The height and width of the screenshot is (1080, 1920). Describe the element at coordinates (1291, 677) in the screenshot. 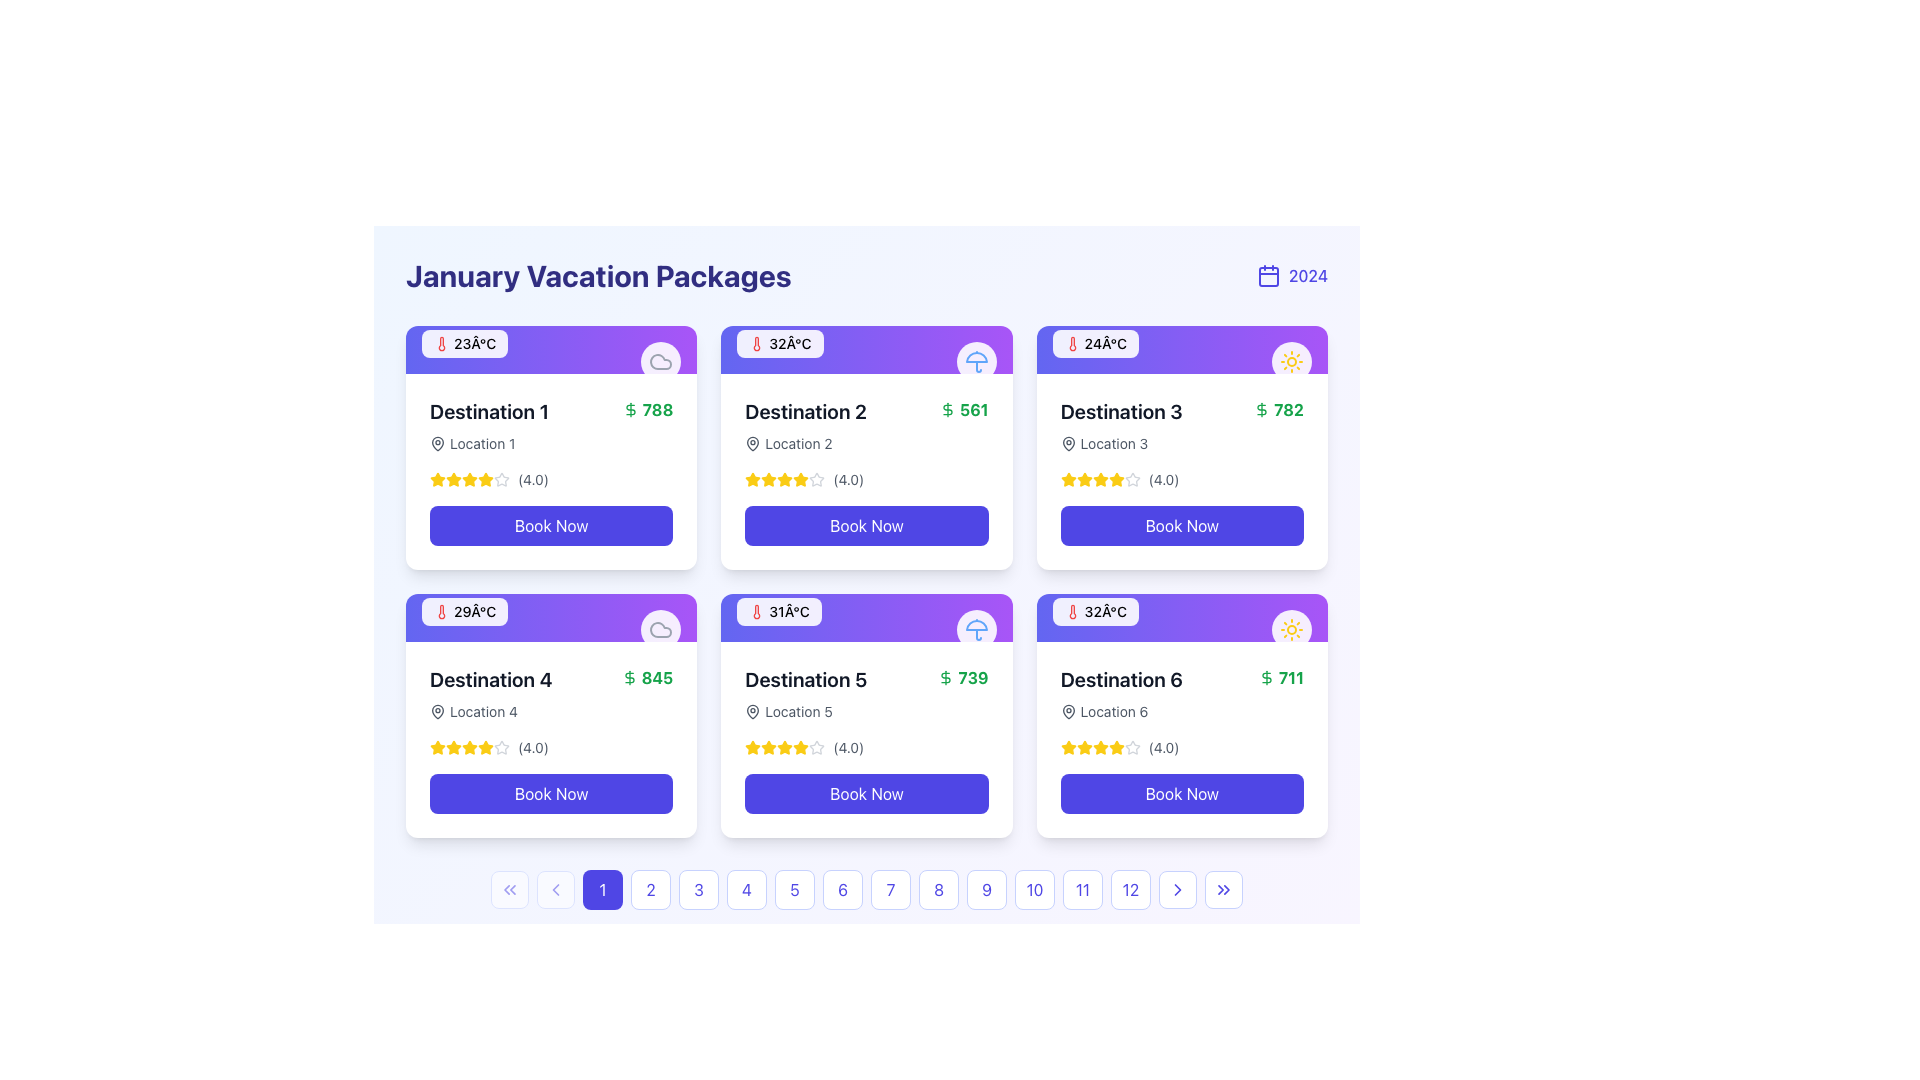

I see `the bold green text label displaying '711', which is positioned to the right of a dollar icon within the card labeled 'Destination 6'` at that location.